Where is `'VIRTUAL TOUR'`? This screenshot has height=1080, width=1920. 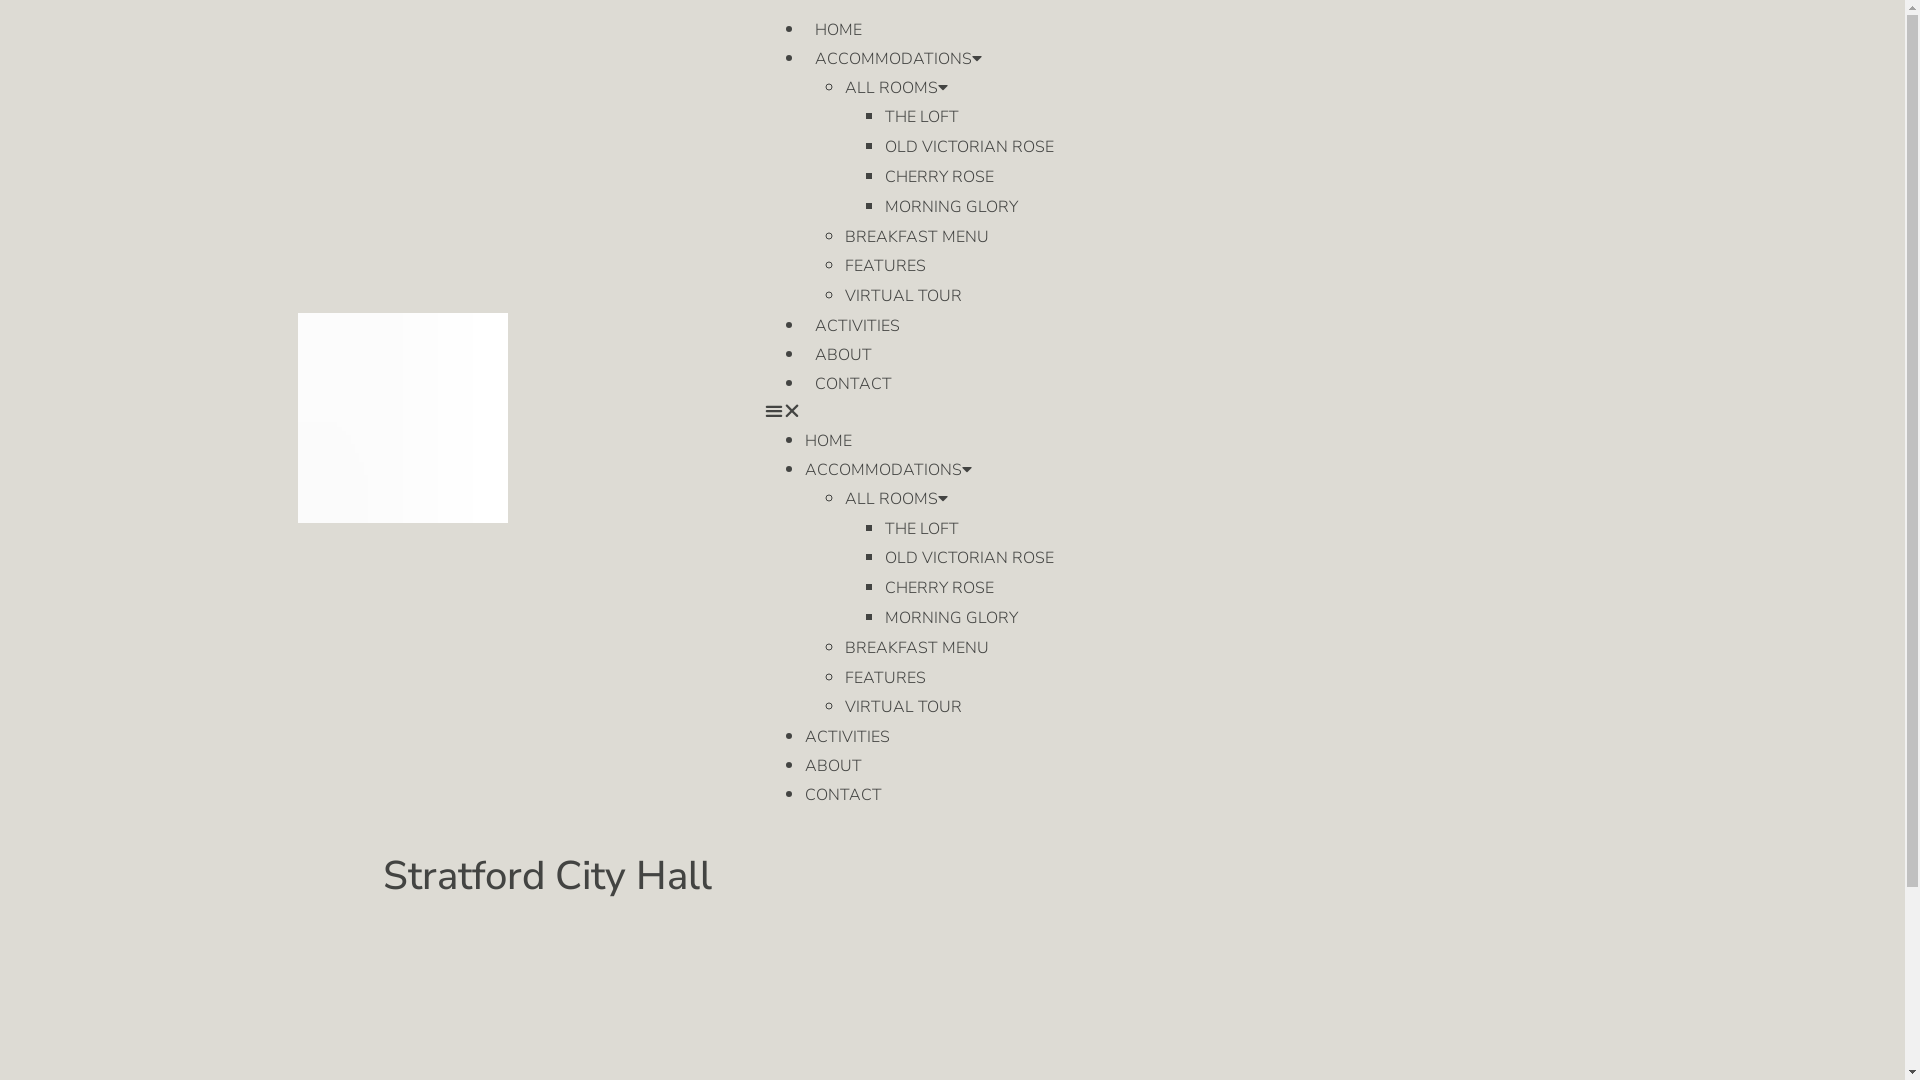
'VIRTUAL TOUR' is located at coordinates (902, 705).